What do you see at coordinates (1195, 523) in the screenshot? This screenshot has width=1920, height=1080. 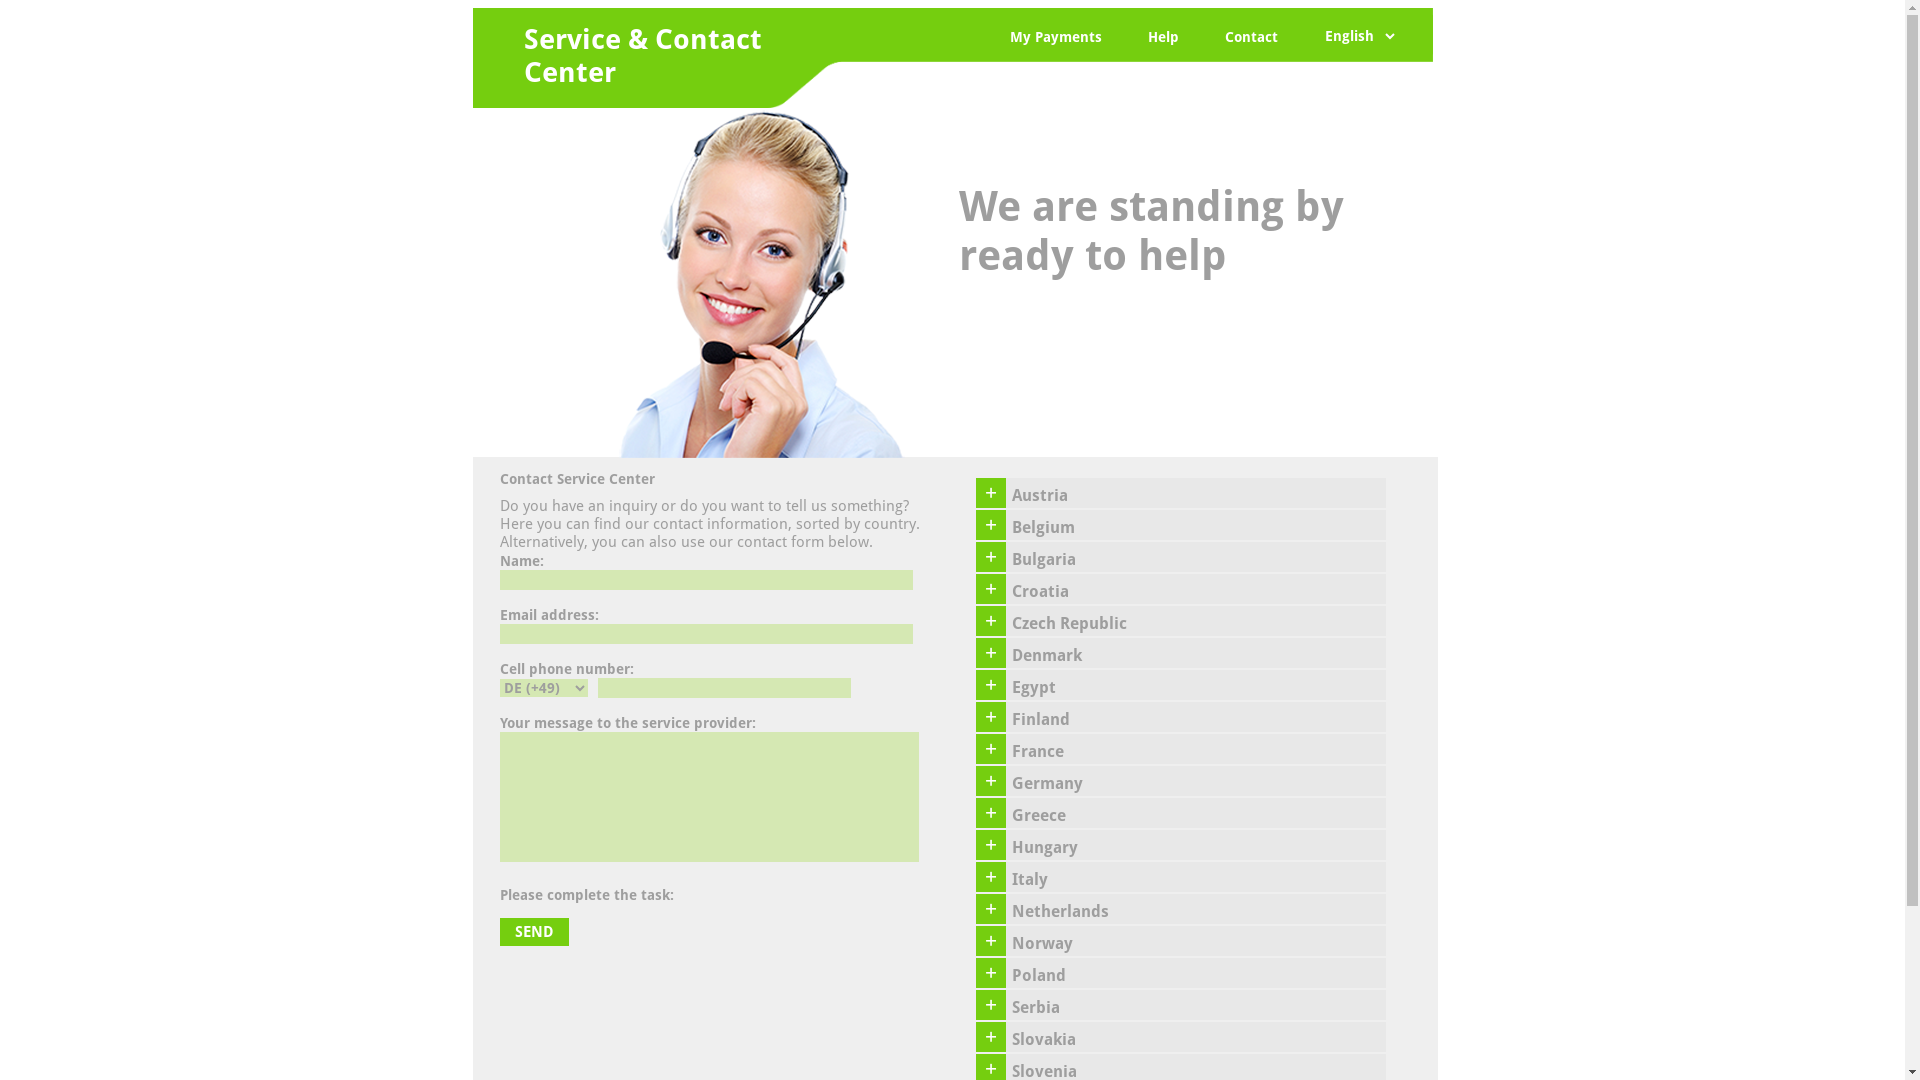 I see `'Belgium'` at bounding box center [1195, 523].